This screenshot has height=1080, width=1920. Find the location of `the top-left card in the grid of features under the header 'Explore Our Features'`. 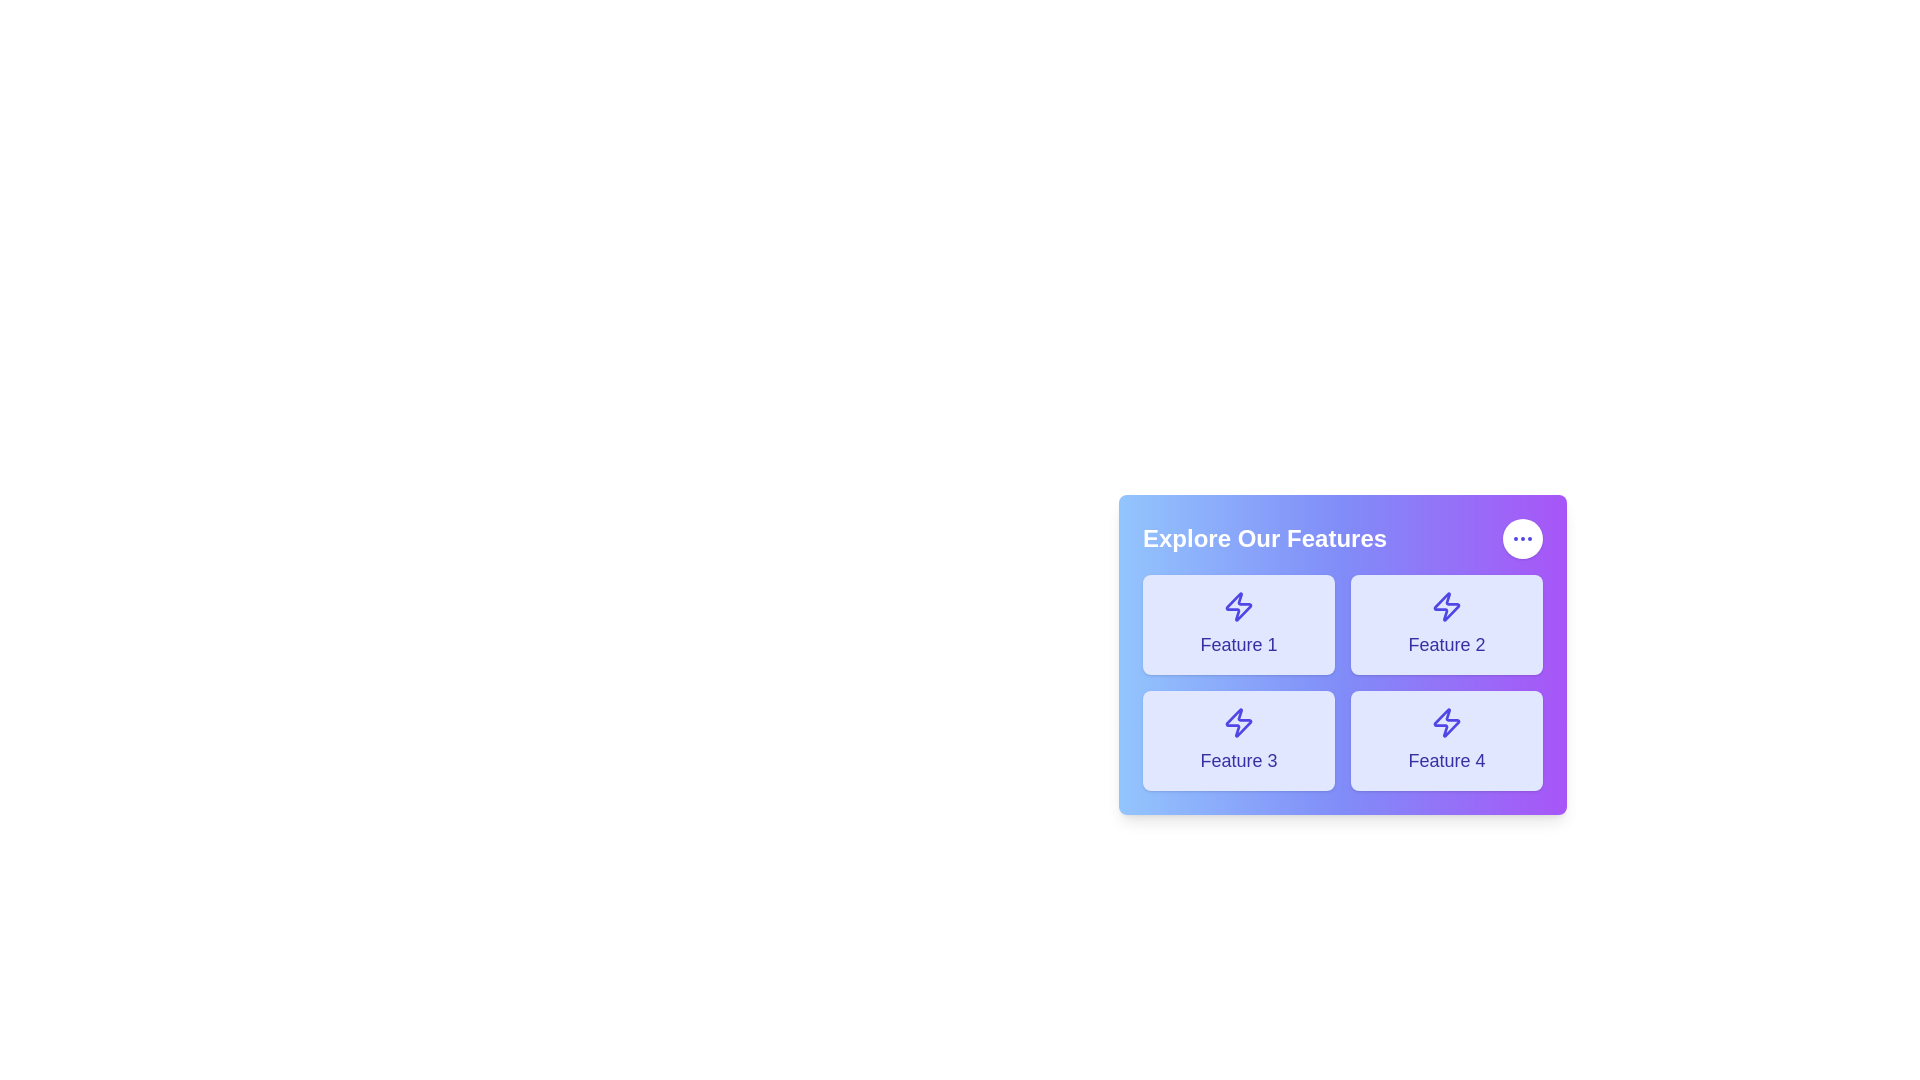

the top-left card in the grid of features under the header 'Explore Our Features' is located at coordinates (1237, 623).